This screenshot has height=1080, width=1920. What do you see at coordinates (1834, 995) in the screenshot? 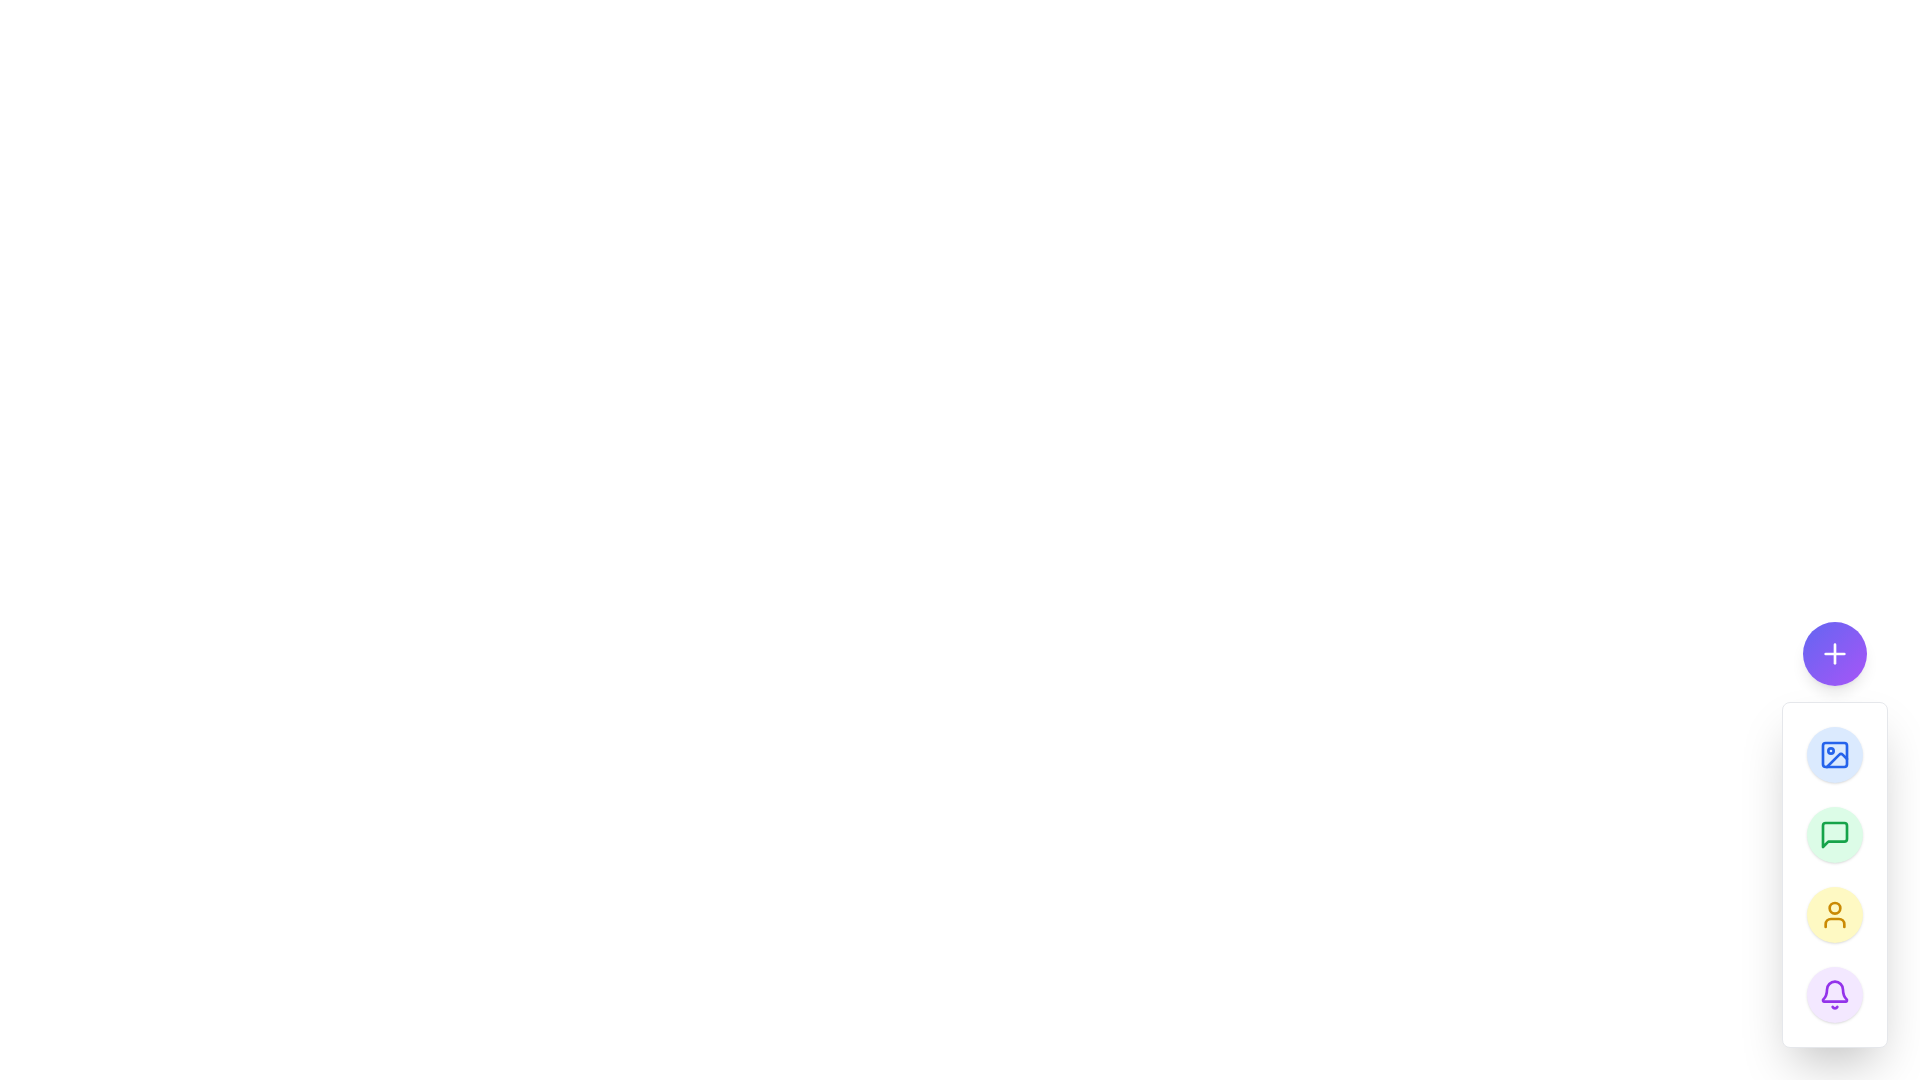
I see `the notification button located below the yellow user icon in the vertical menu of navigational buttons` at bounding box center [1834, 995].